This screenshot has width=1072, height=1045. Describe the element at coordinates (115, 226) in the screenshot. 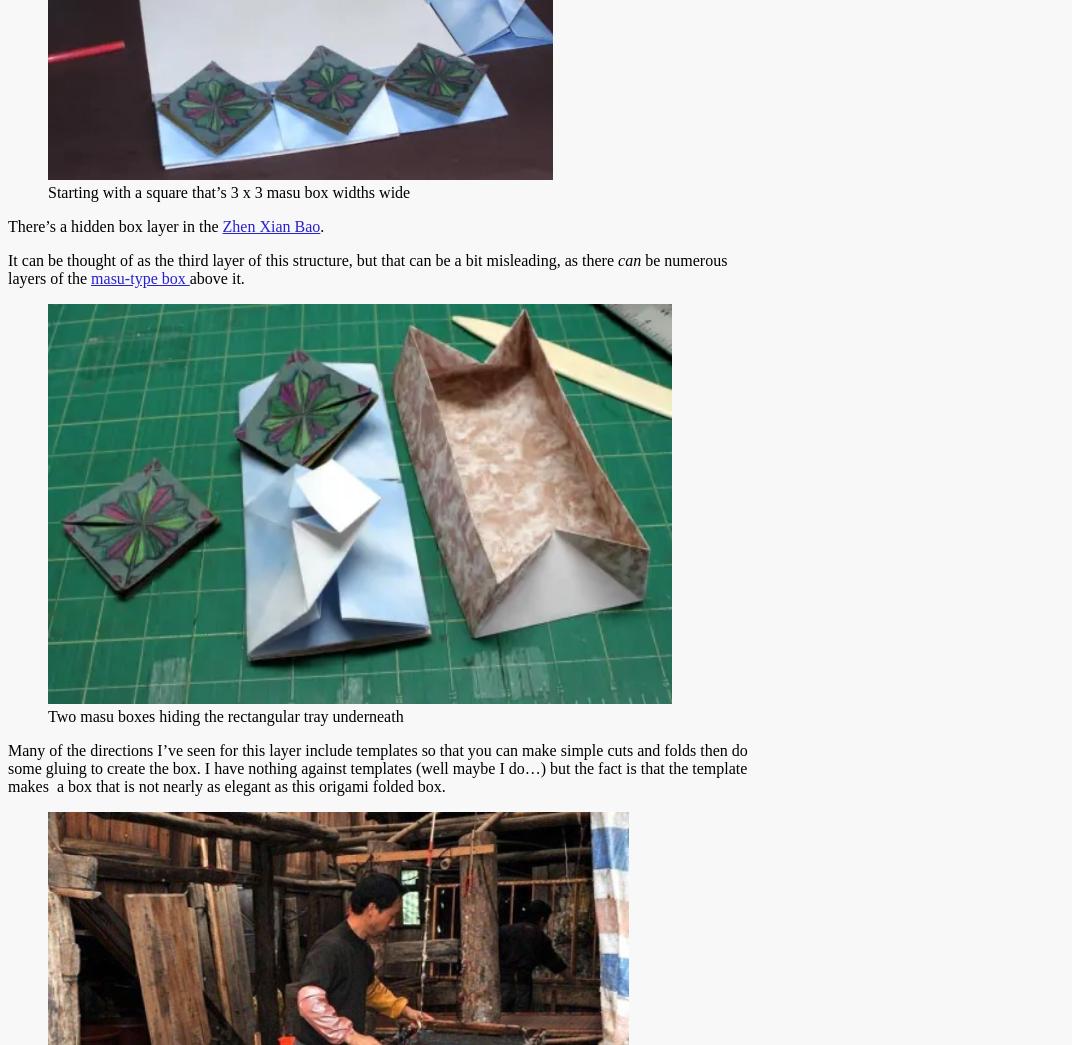

I see `'There’s a hidden box layer in the'` at that location.